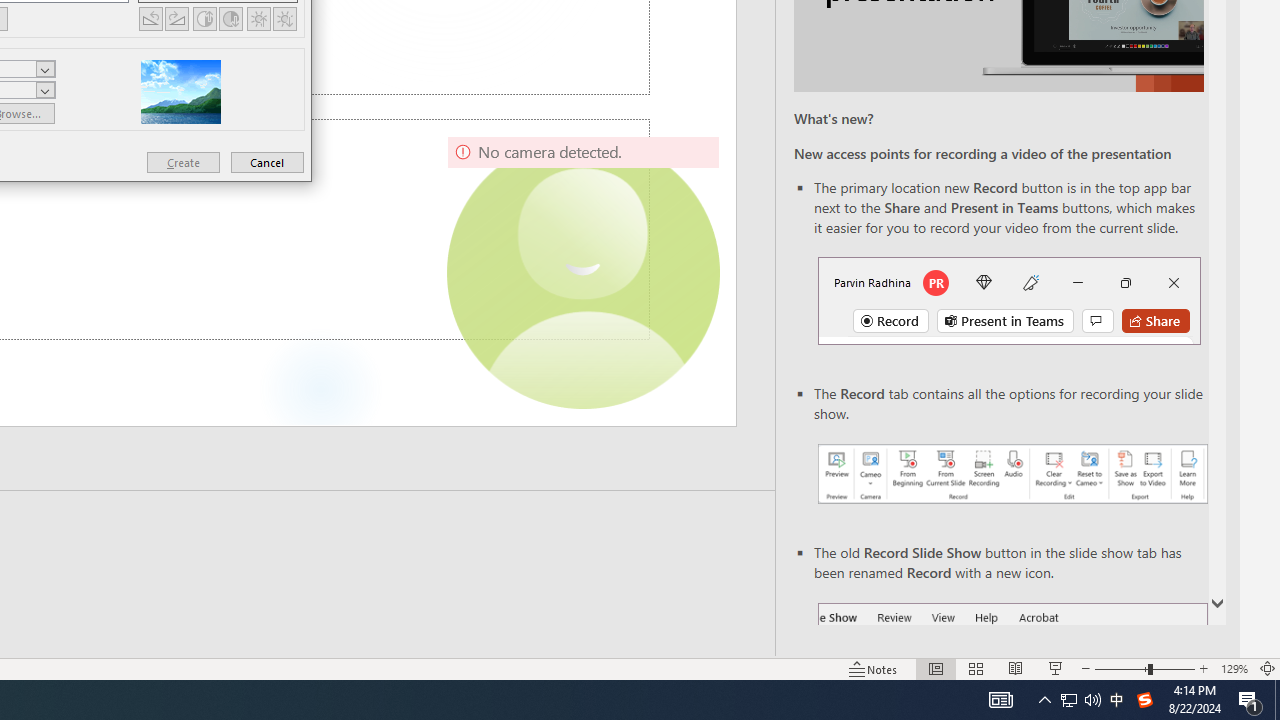 The image size is (1280, 720). Describe the element at coordinates (1079, 698) in the screenshot. I see `'User Promoted Notification Area'` at that location.